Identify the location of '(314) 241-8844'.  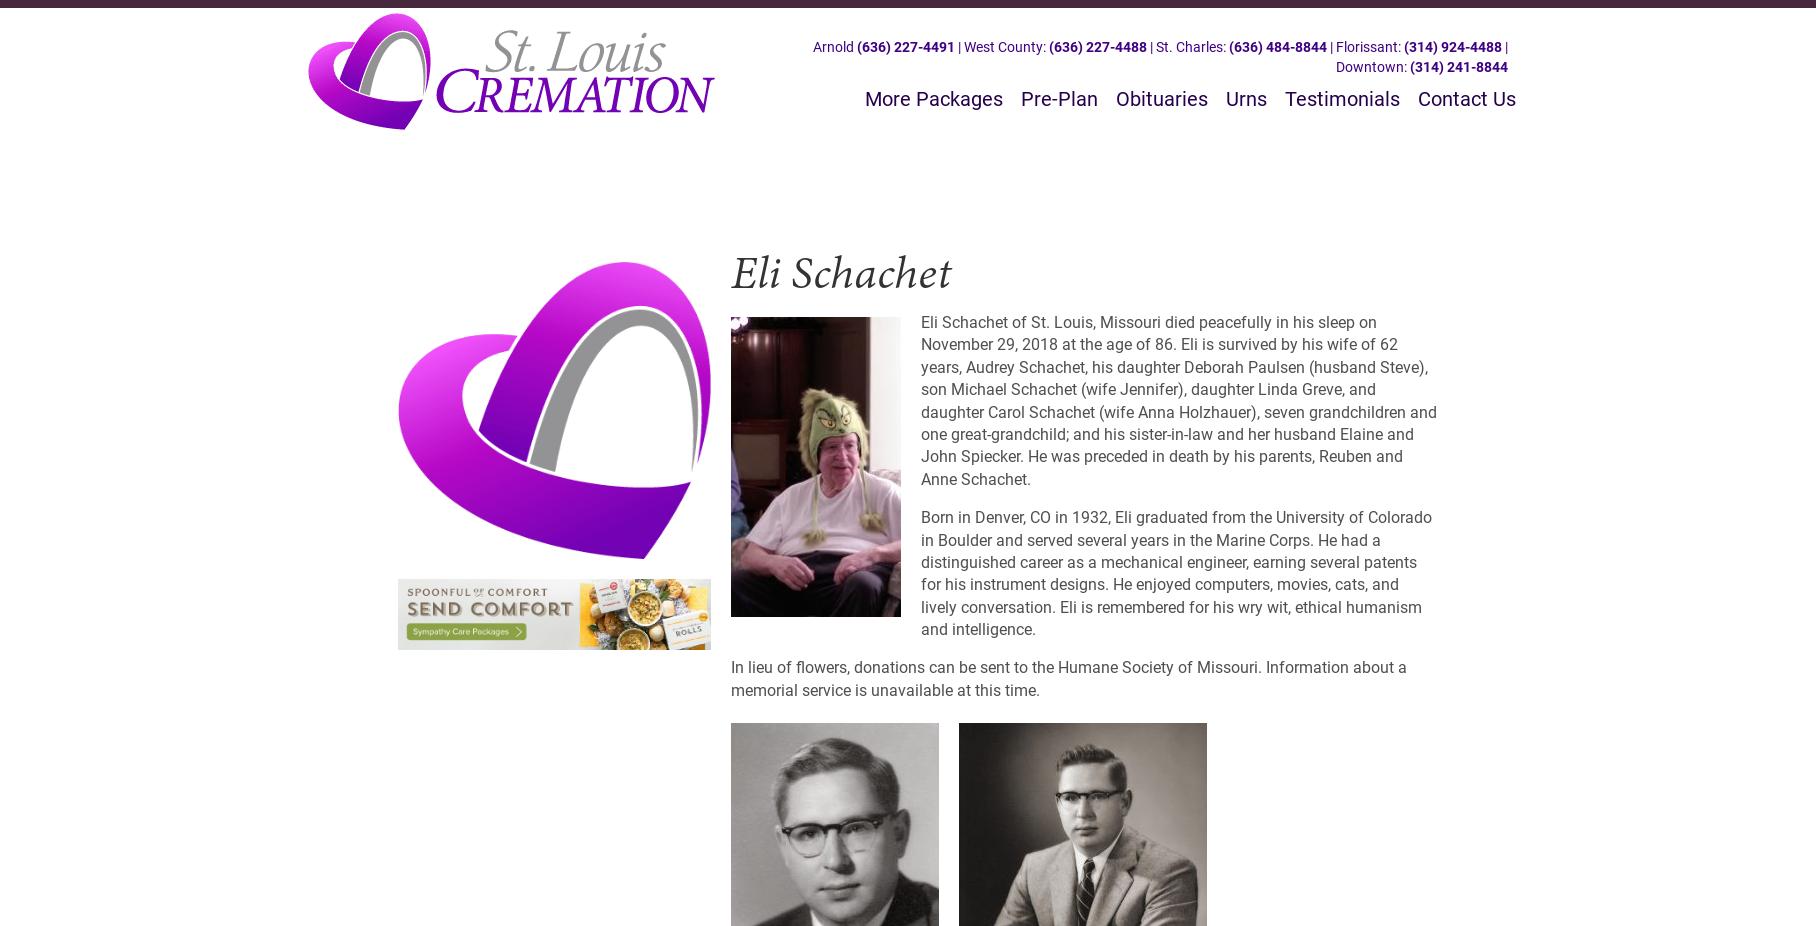
(1409, 65).